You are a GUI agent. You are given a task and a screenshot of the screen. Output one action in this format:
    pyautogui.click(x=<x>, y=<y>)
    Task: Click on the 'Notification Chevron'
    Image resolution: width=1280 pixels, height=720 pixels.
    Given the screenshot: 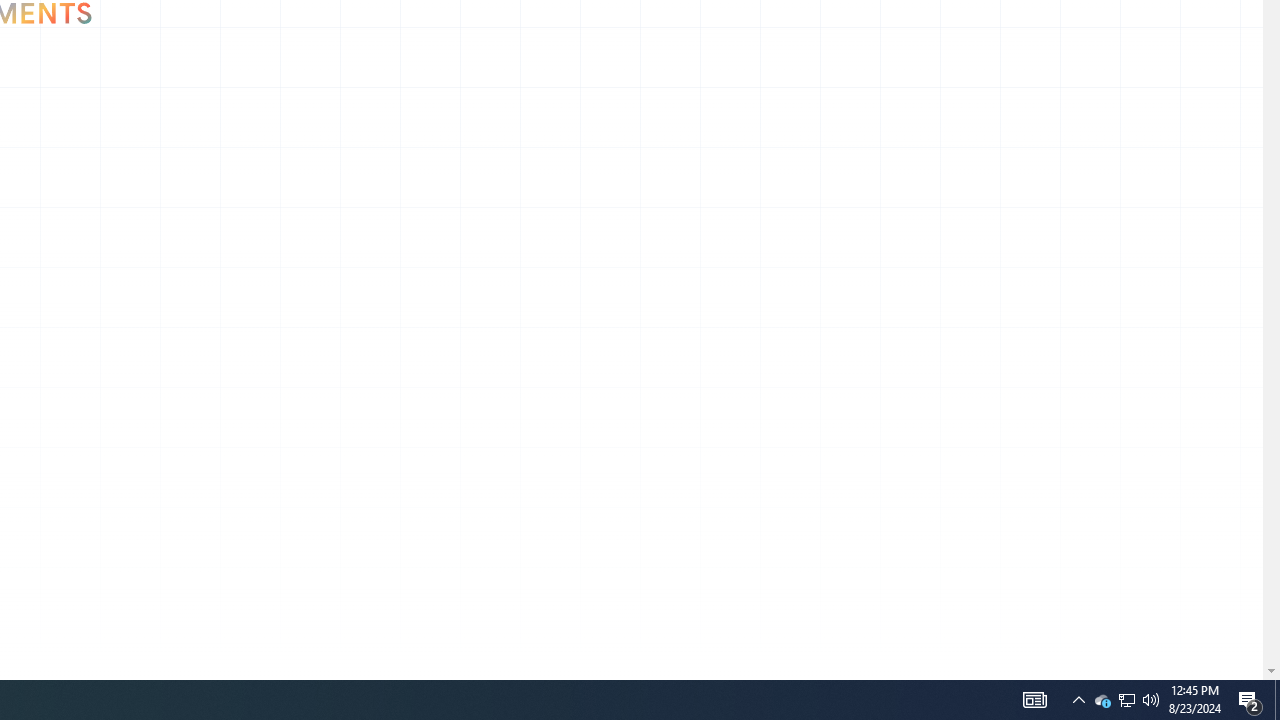 What is the action you would take?
    pyautogui.click(x=1101, y=698)
    